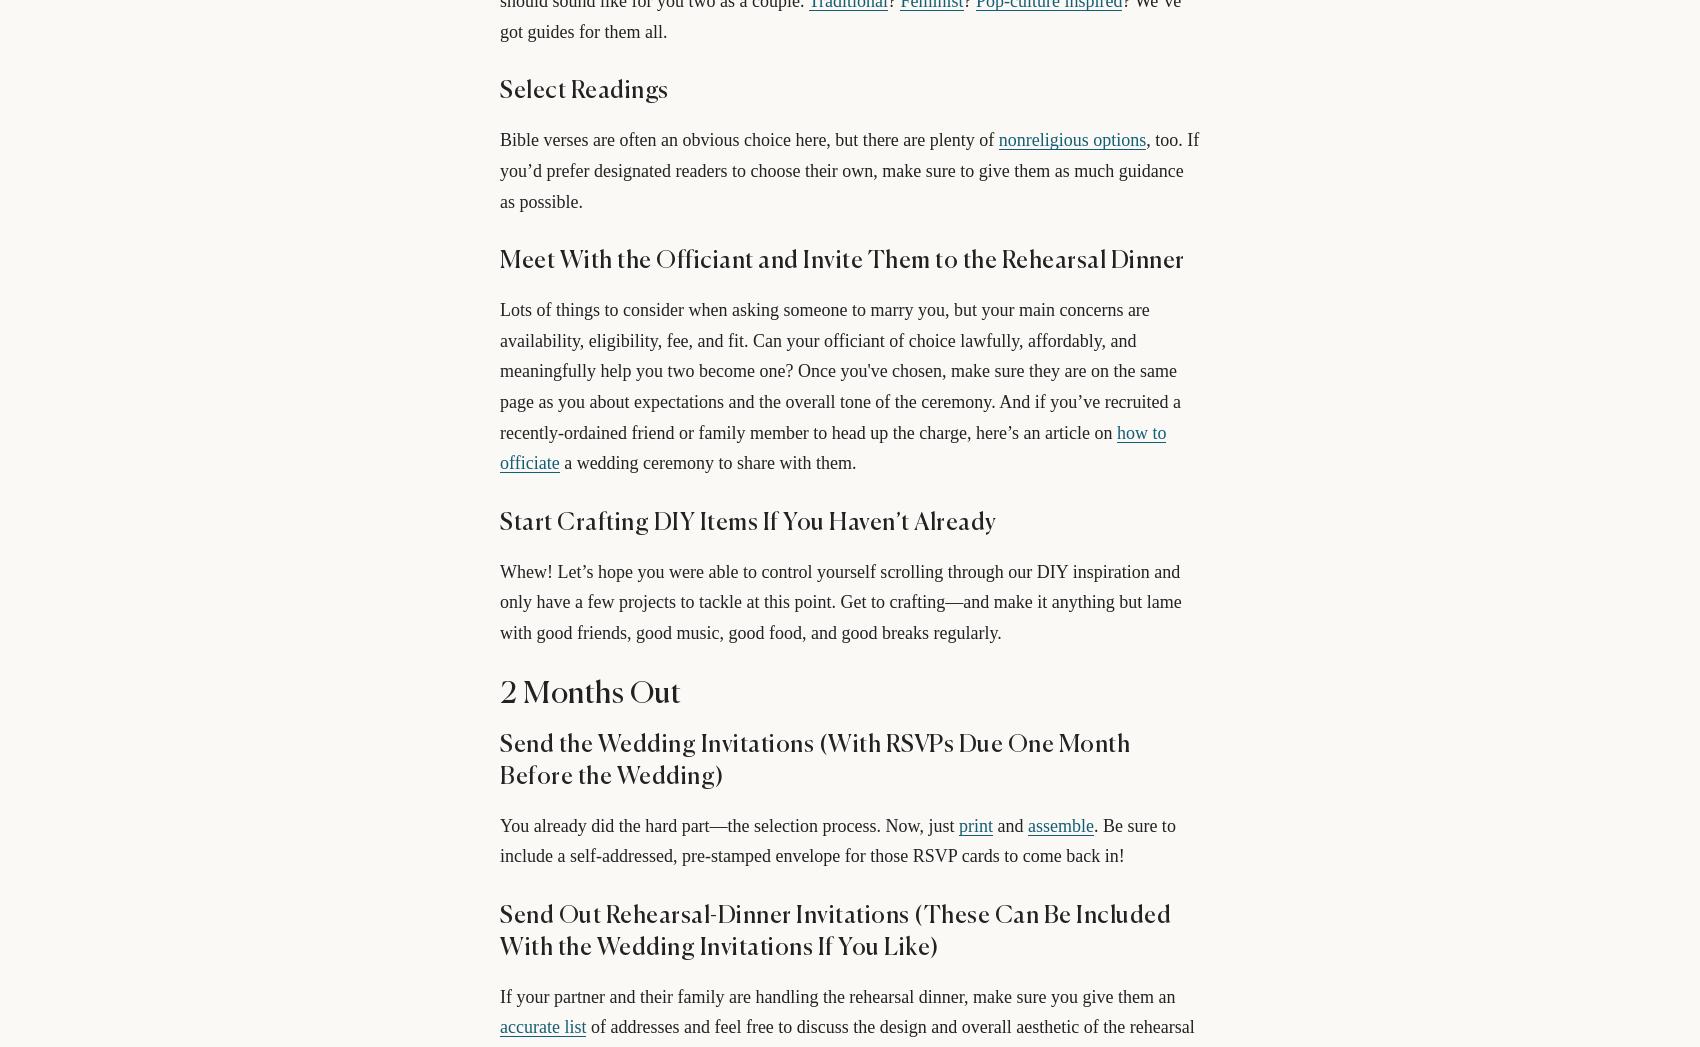 The height and width of the screenshot is (1047, 1700). What do you see at coordinates (748, 138) in the screenshot?
I see `'Bible verses are often an obvious choice here, but there are plenty of'` at bounding box center [748, 138].